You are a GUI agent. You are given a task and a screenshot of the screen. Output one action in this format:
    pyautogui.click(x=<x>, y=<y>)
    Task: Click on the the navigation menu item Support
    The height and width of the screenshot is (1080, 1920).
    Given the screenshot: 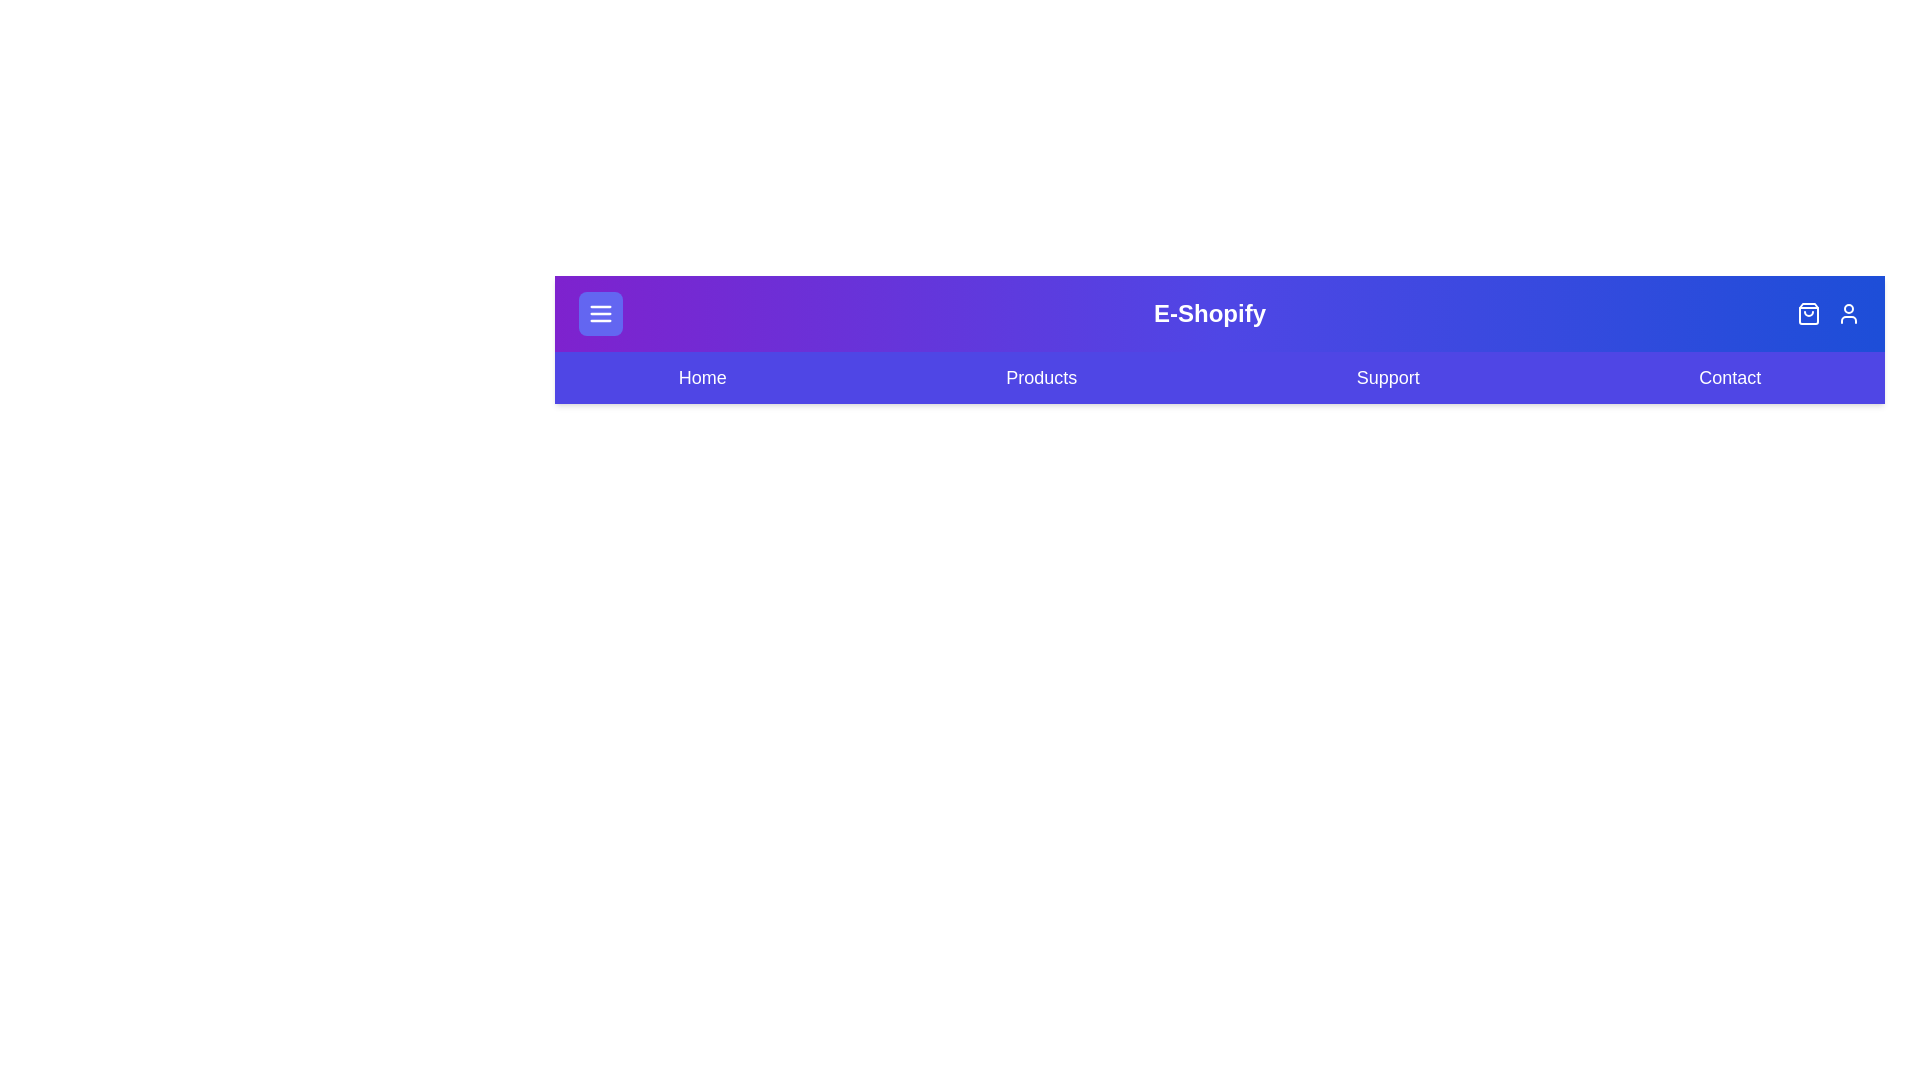 What is the action you would take?
    pyautogui.click(x=1386, y=378)
    